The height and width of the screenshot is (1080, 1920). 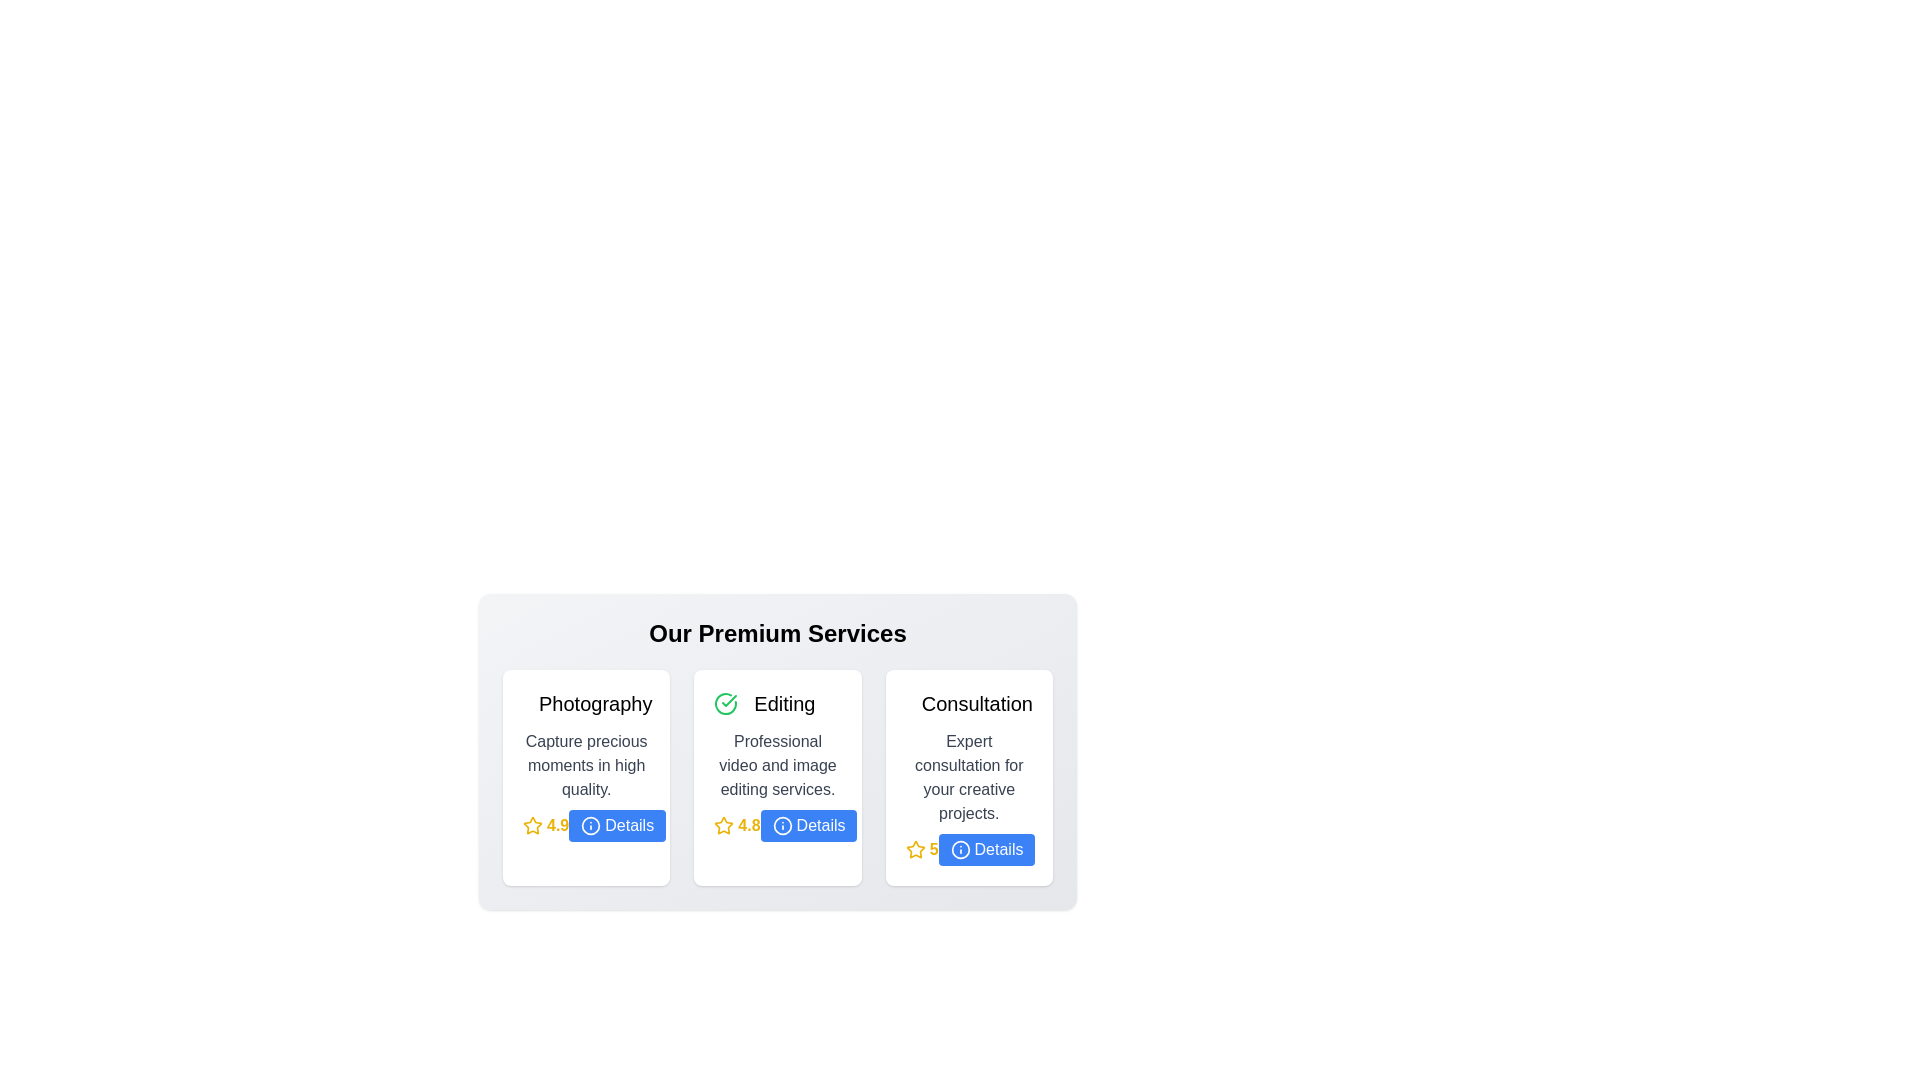 I want to click on the star rating for a service to 3 stars, so click(x=568, y=825).